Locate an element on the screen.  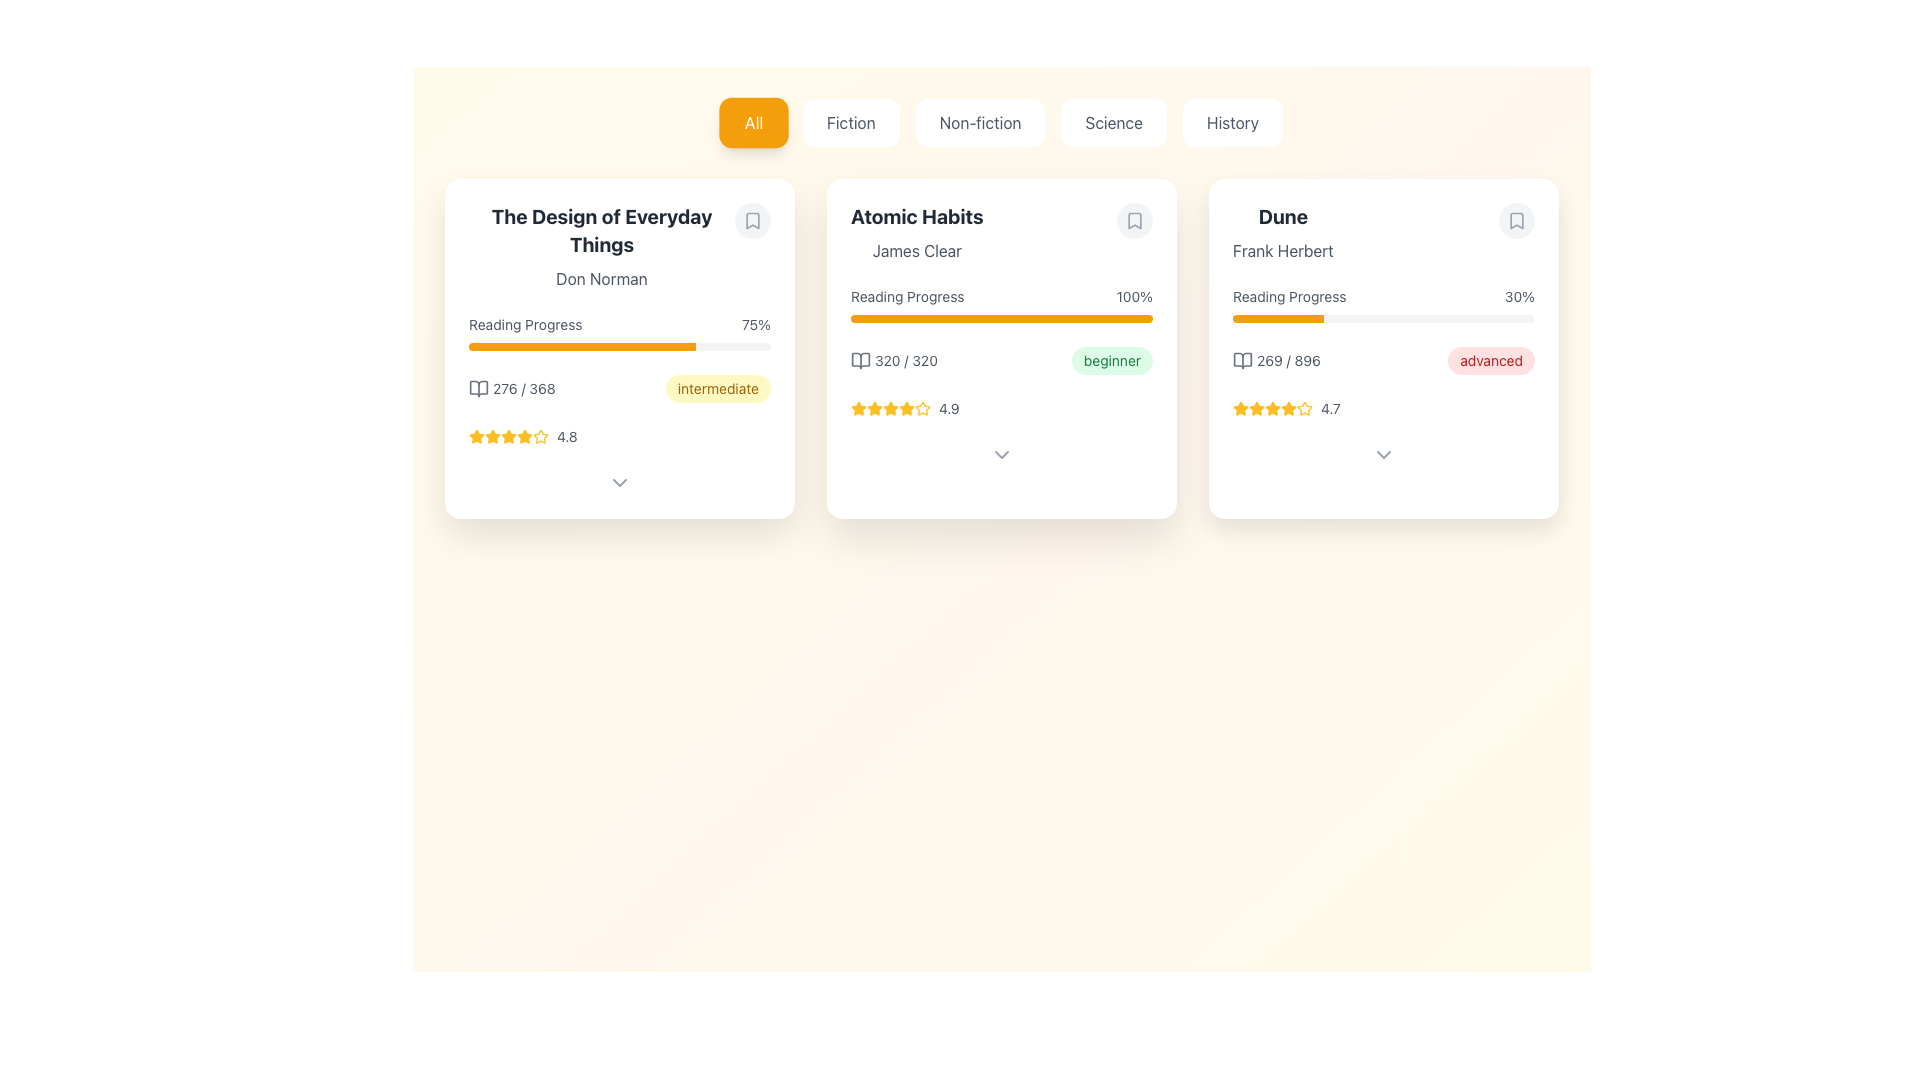
the text display element containing the bold title 'The Design of Everyday Things' and the subtitle 'Don Norman', located in the top-left corner of the card layout is located at coordinates (600, 245).